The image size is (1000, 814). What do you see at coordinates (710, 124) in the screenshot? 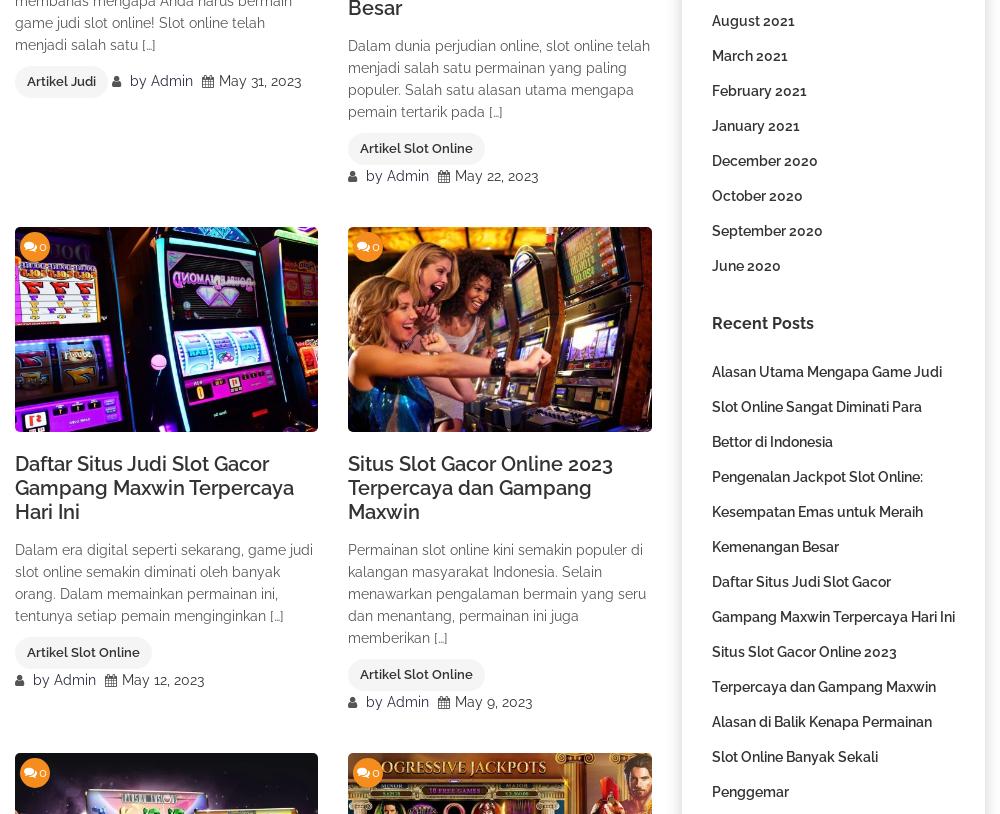
I see `'January 2021'` at bounding box center [710, 124].